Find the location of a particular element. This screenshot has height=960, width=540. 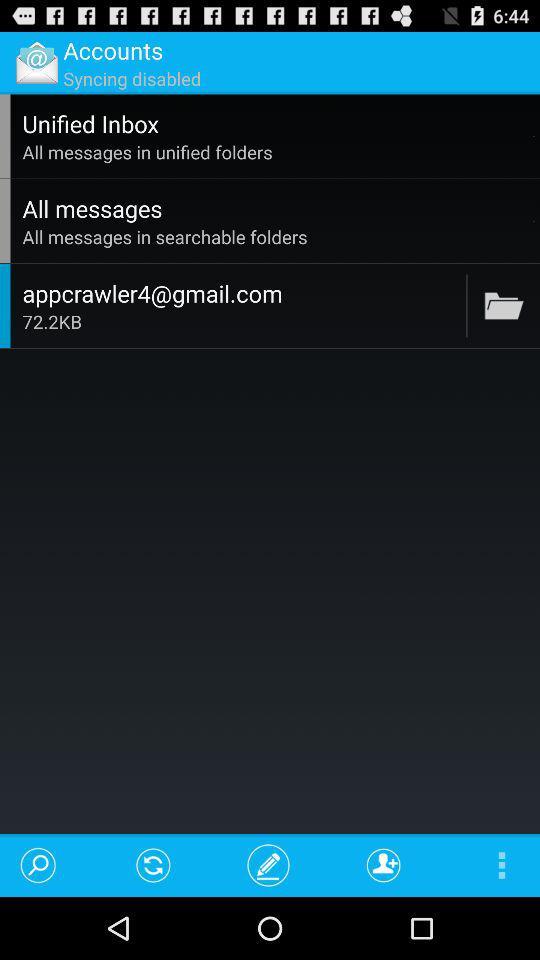

the first icon from the image is located at coordinates (36, 62).